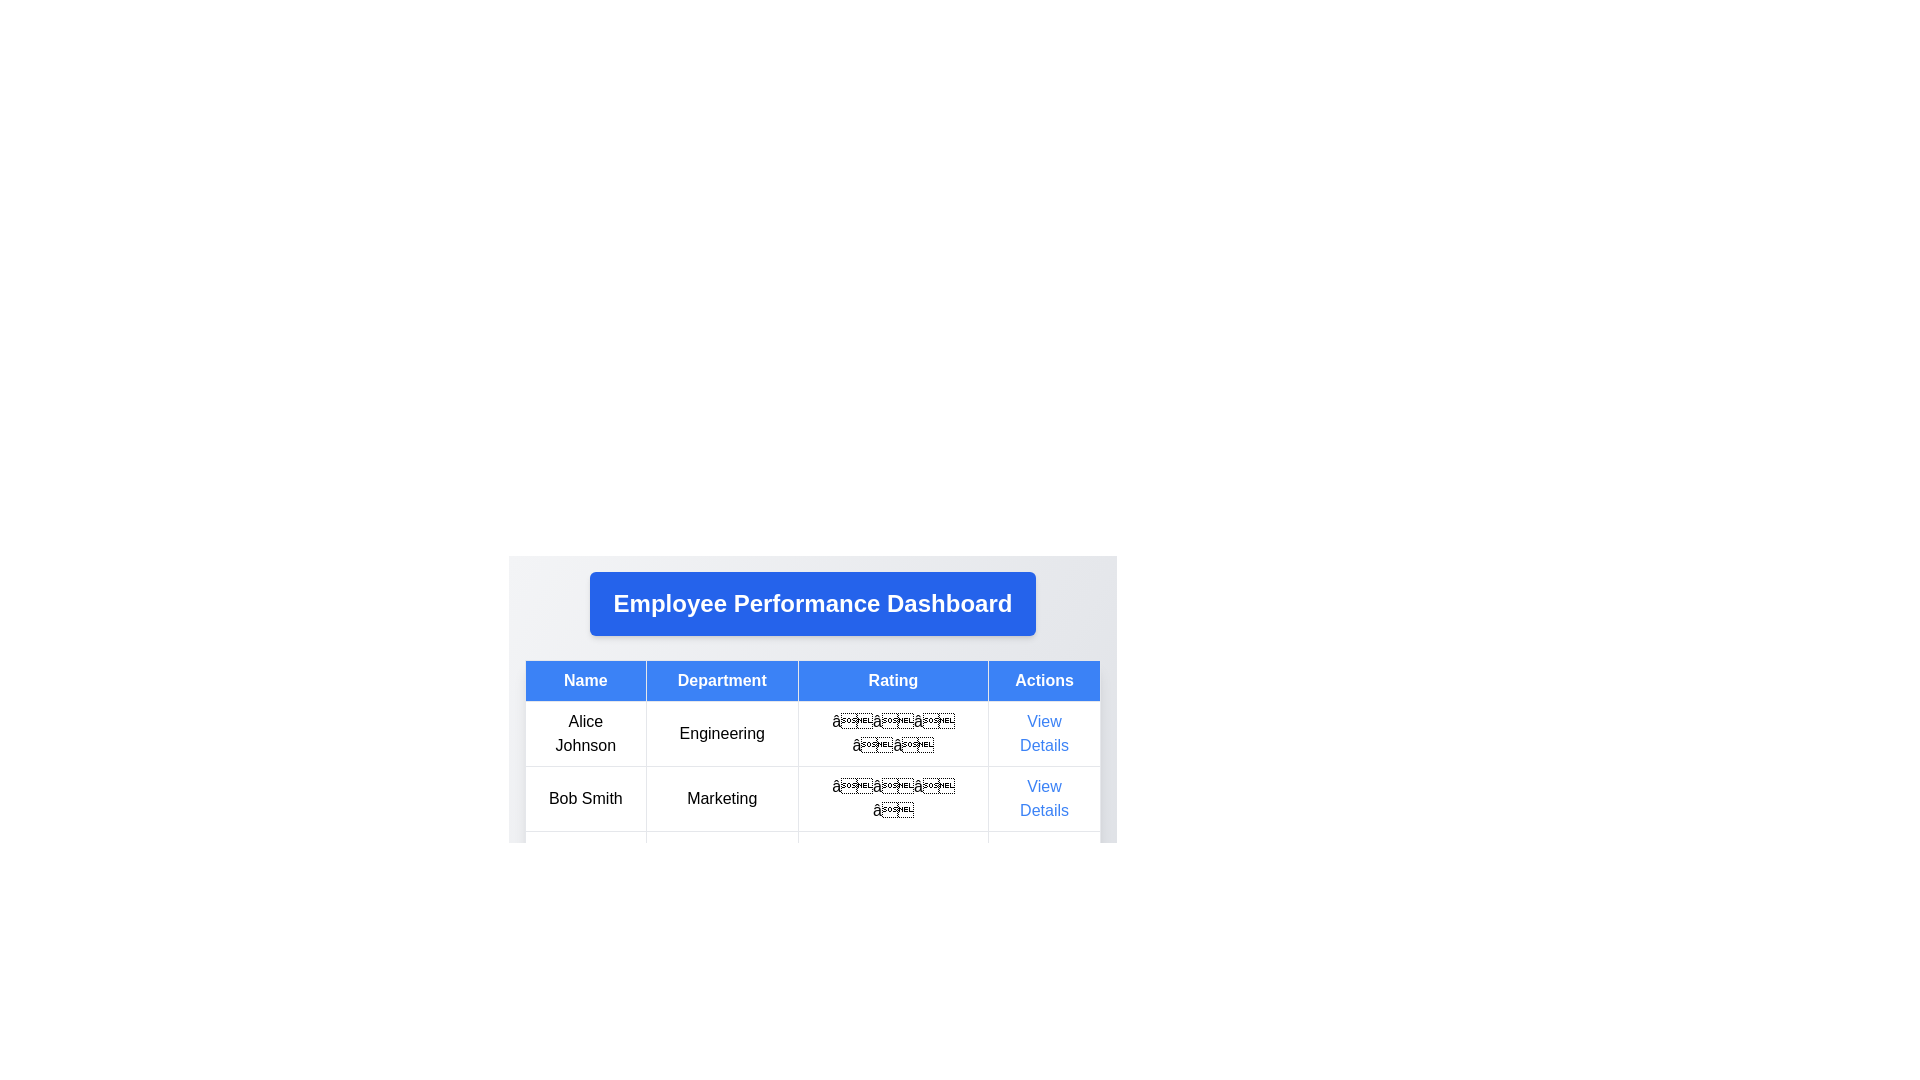 Image resolution: width=1920 pixels, height=1080 pixels. Describe the element at coordinates (1043, 797) in the screenshot. I see `the hyperlink in the fourth column of the second row of the table that is associated with 'Bob Smith' in the 'Marketing' department` at that location.